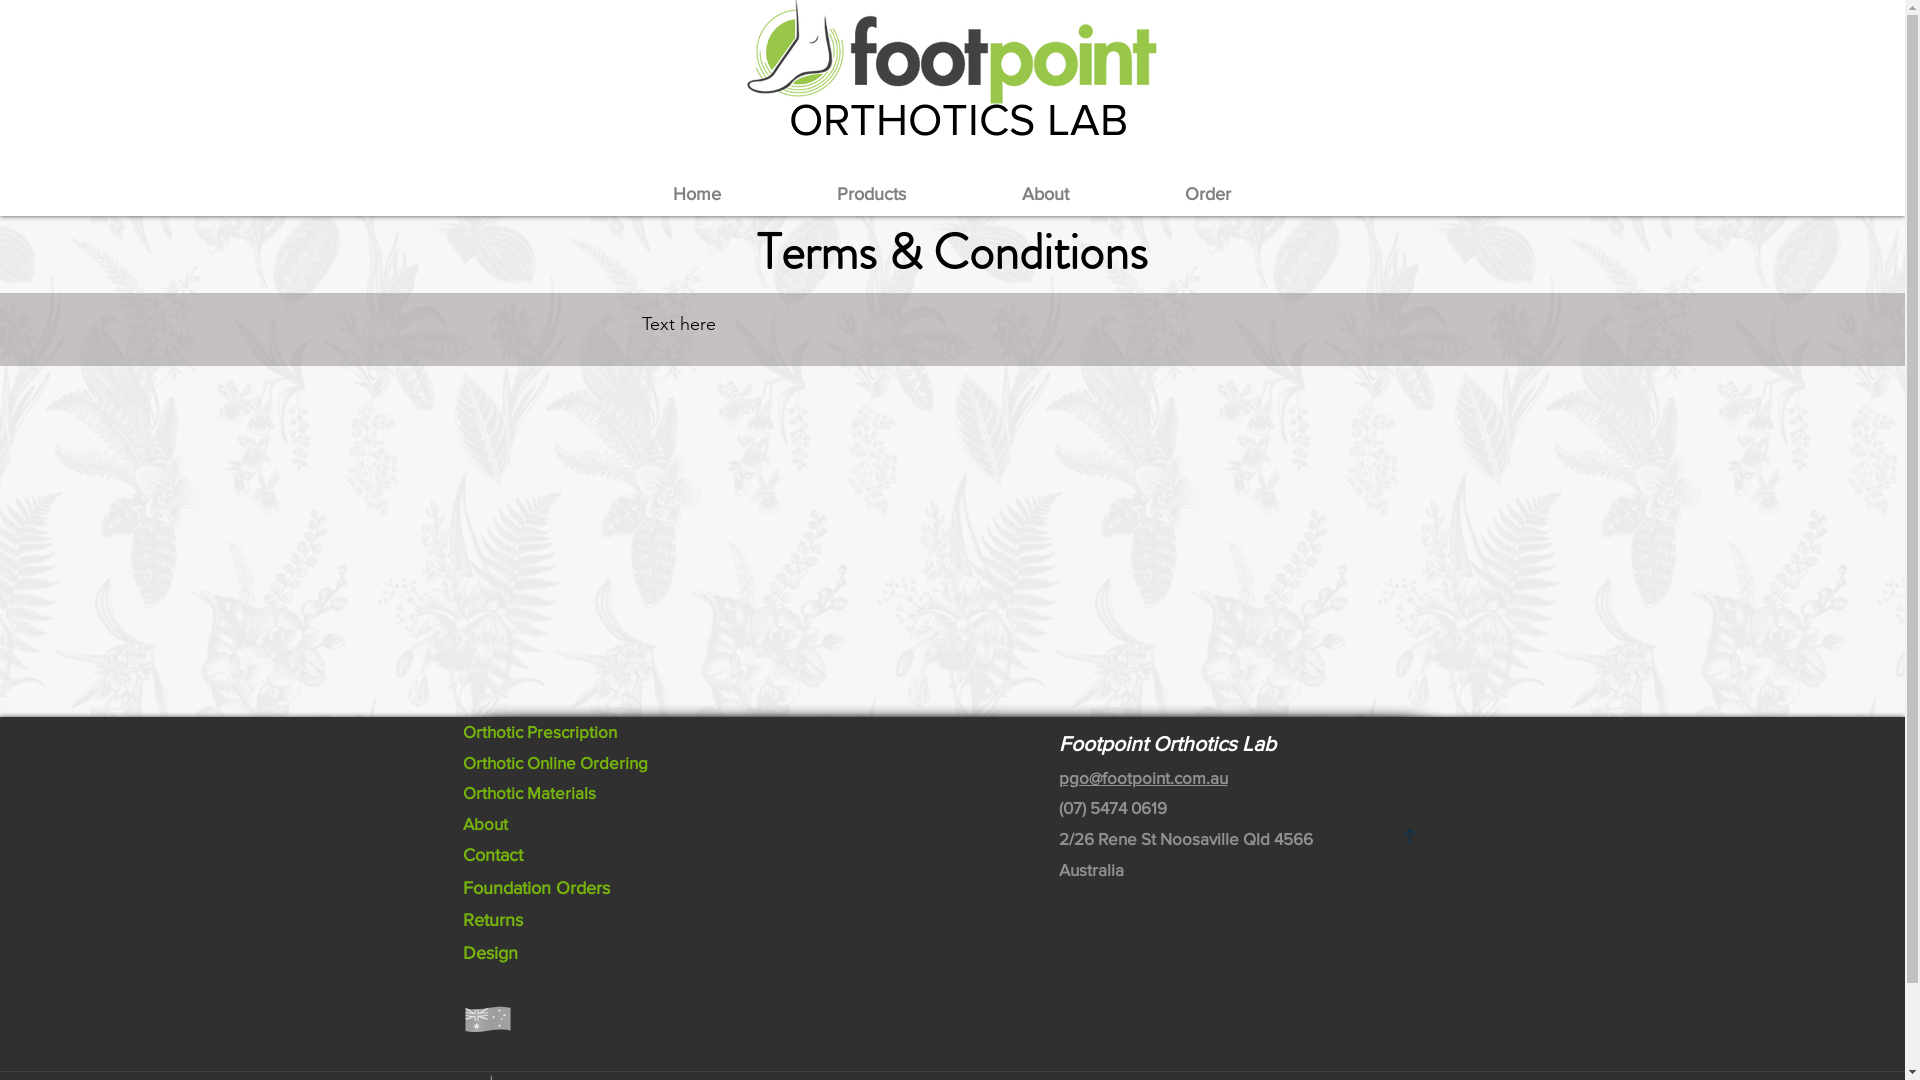 Image resolution: width=1920 pixels, height=1080 pixels. I want to click on 'Foundation Orders', so click(535, 886).